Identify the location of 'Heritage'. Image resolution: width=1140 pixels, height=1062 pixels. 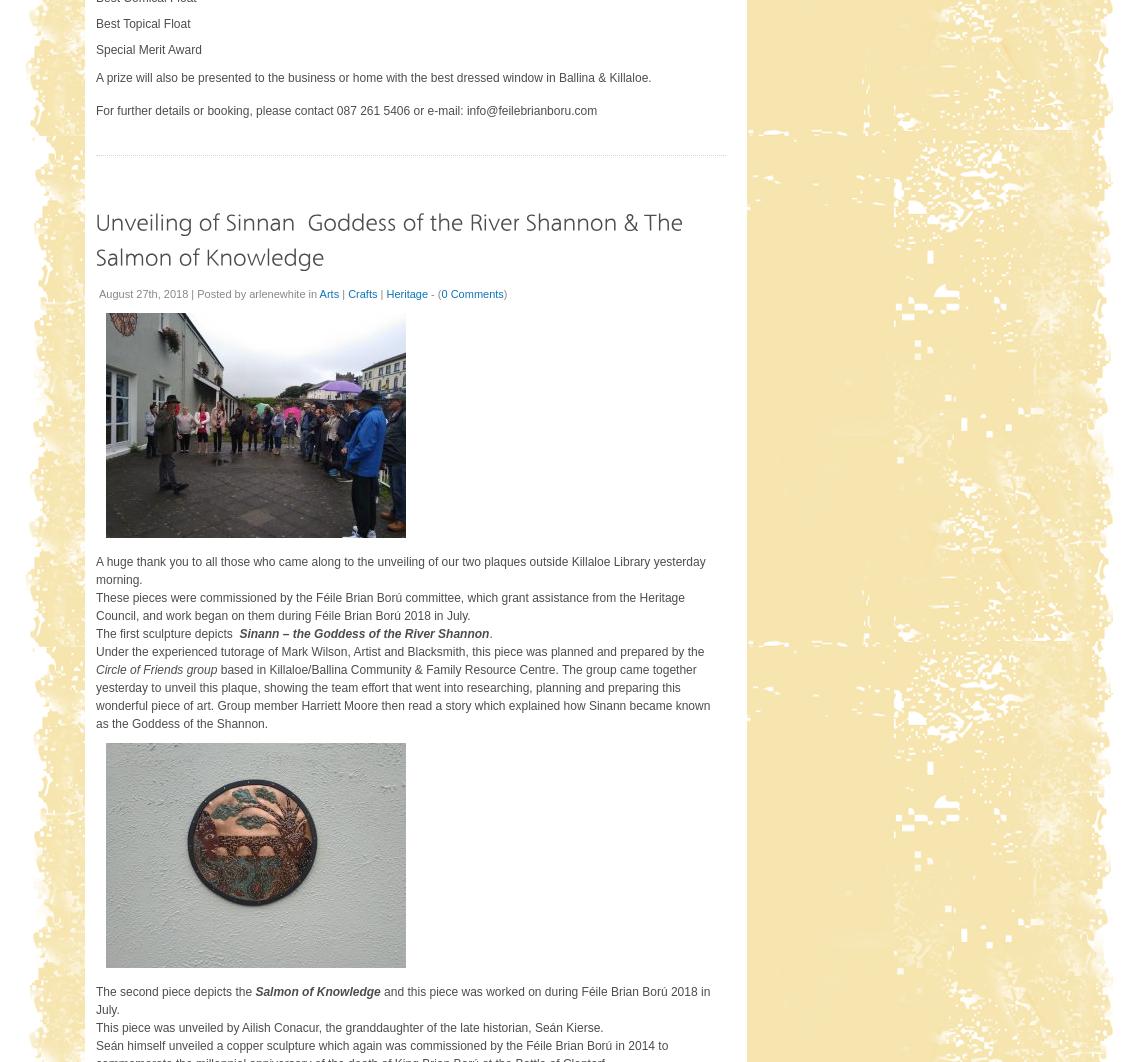
(405, 292).